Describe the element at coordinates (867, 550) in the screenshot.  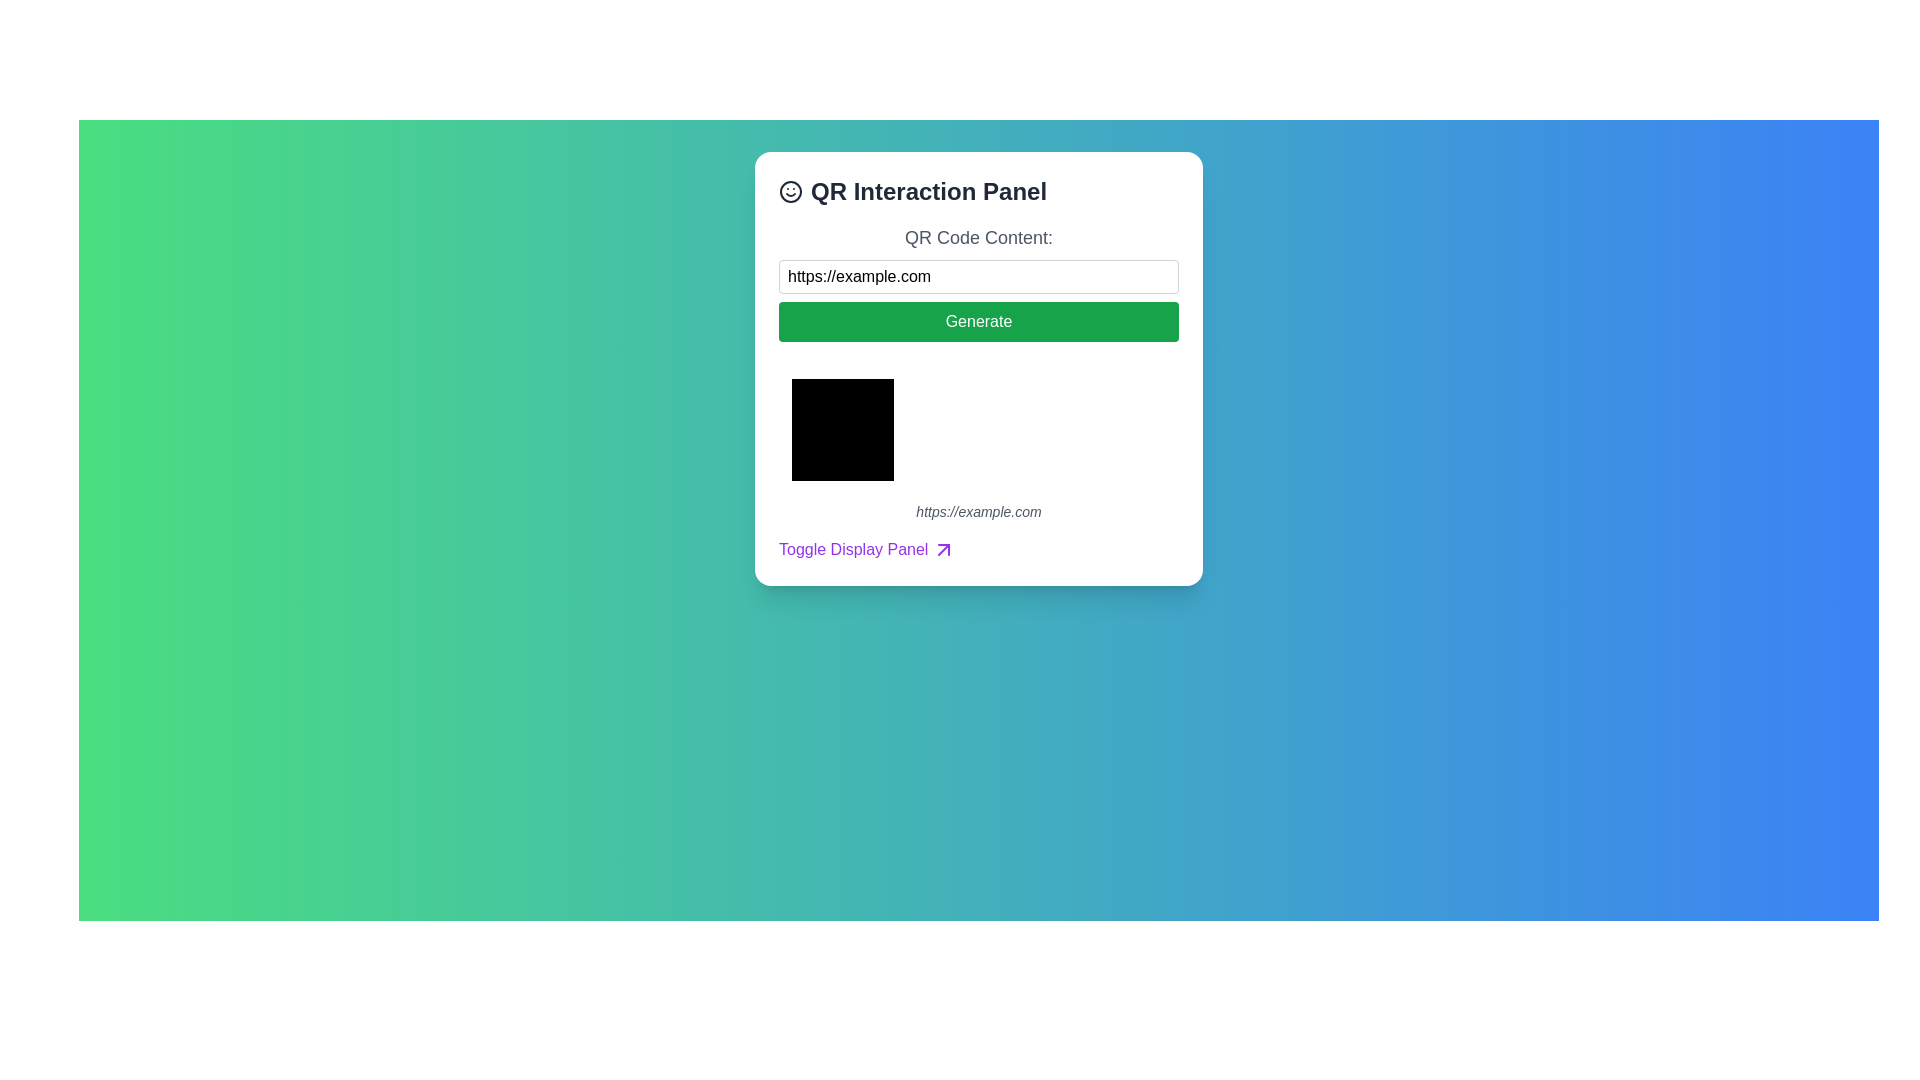
I see `the button located in the bottom section of the 'QR Interaction Panel' card to underline the embedded text` at that location.